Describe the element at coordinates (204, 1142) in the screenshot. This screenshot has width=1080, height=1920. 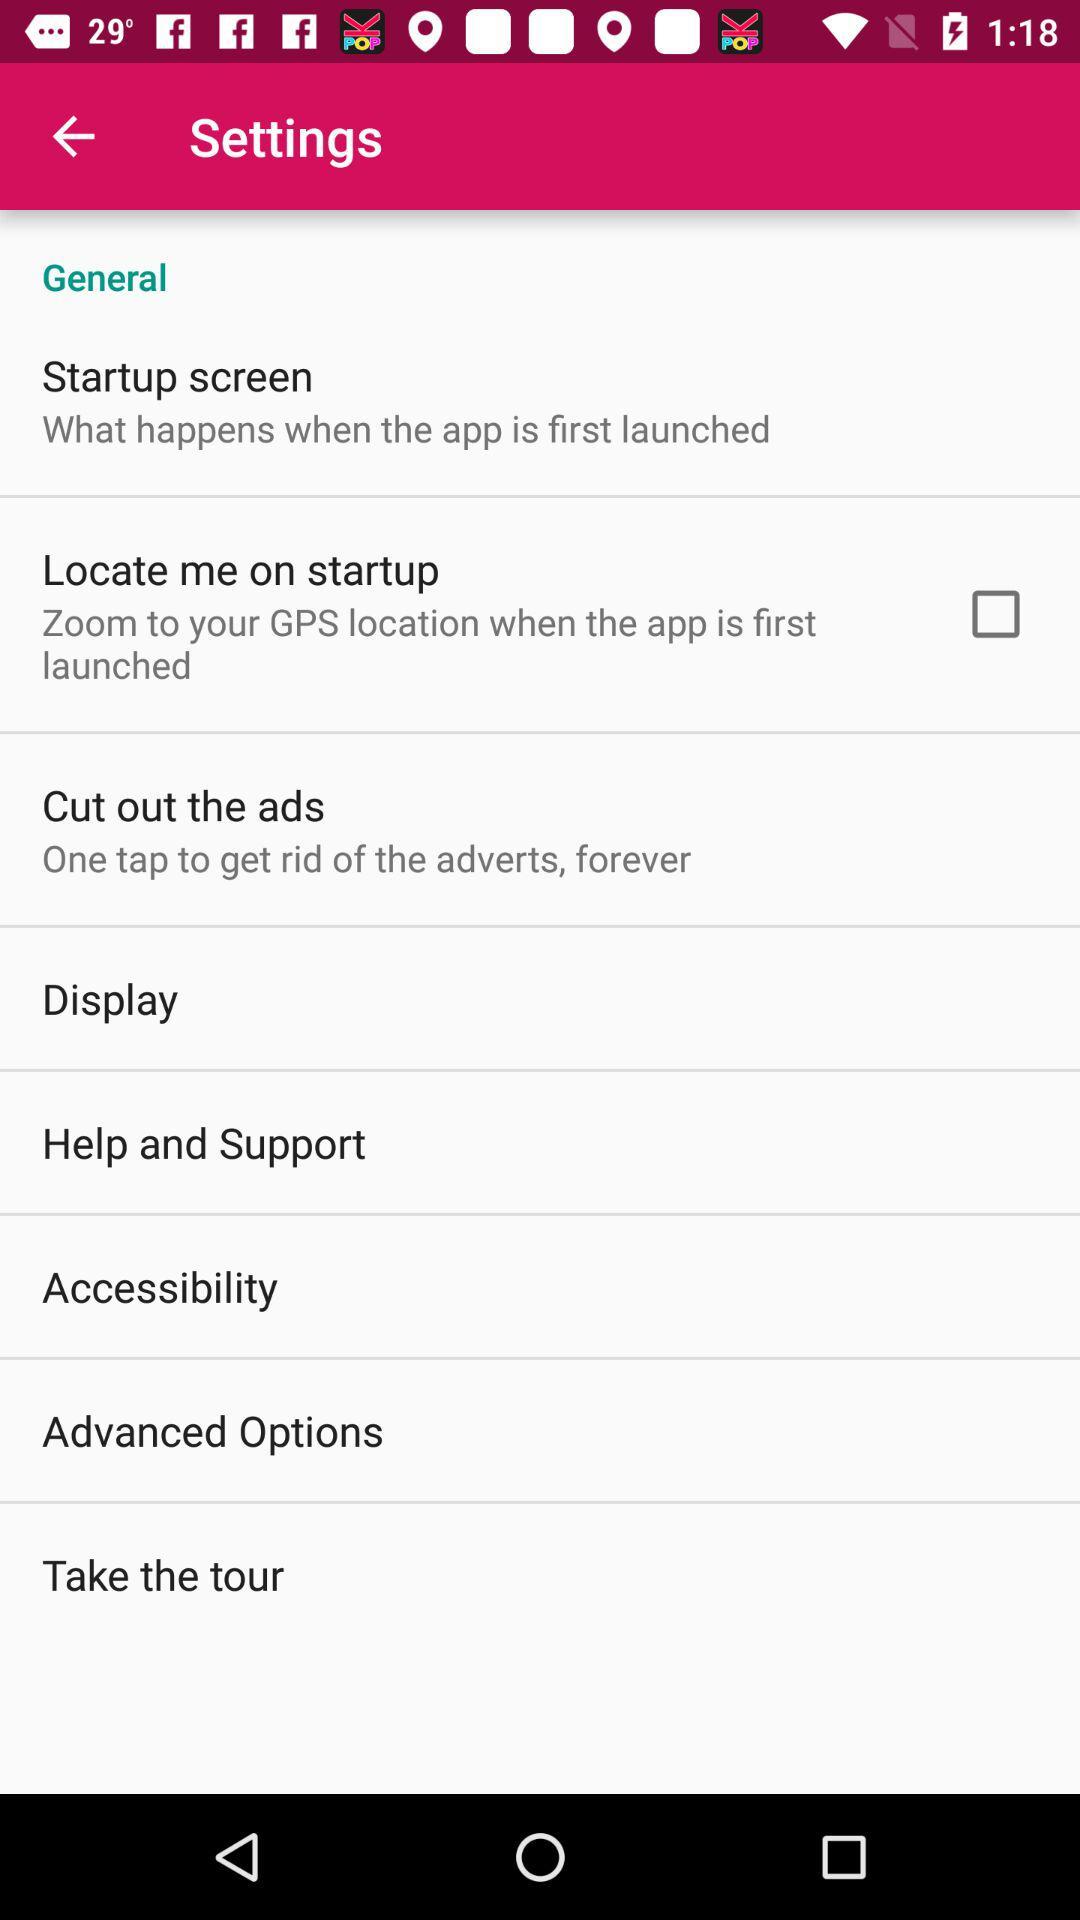
I see `the item above the accessibility icon` at that location.